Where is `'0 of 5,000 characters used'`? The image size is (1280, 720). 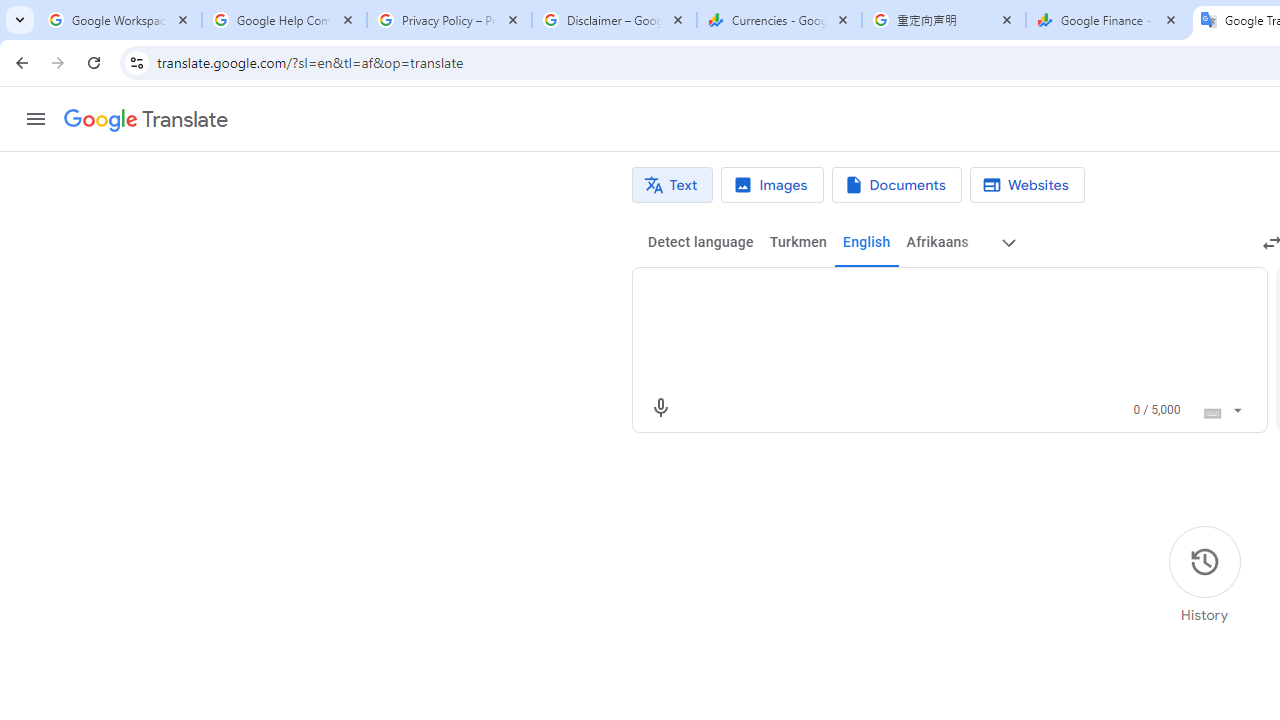
'0 of 5,000 characters used' is located at coordinates (1157, 409).